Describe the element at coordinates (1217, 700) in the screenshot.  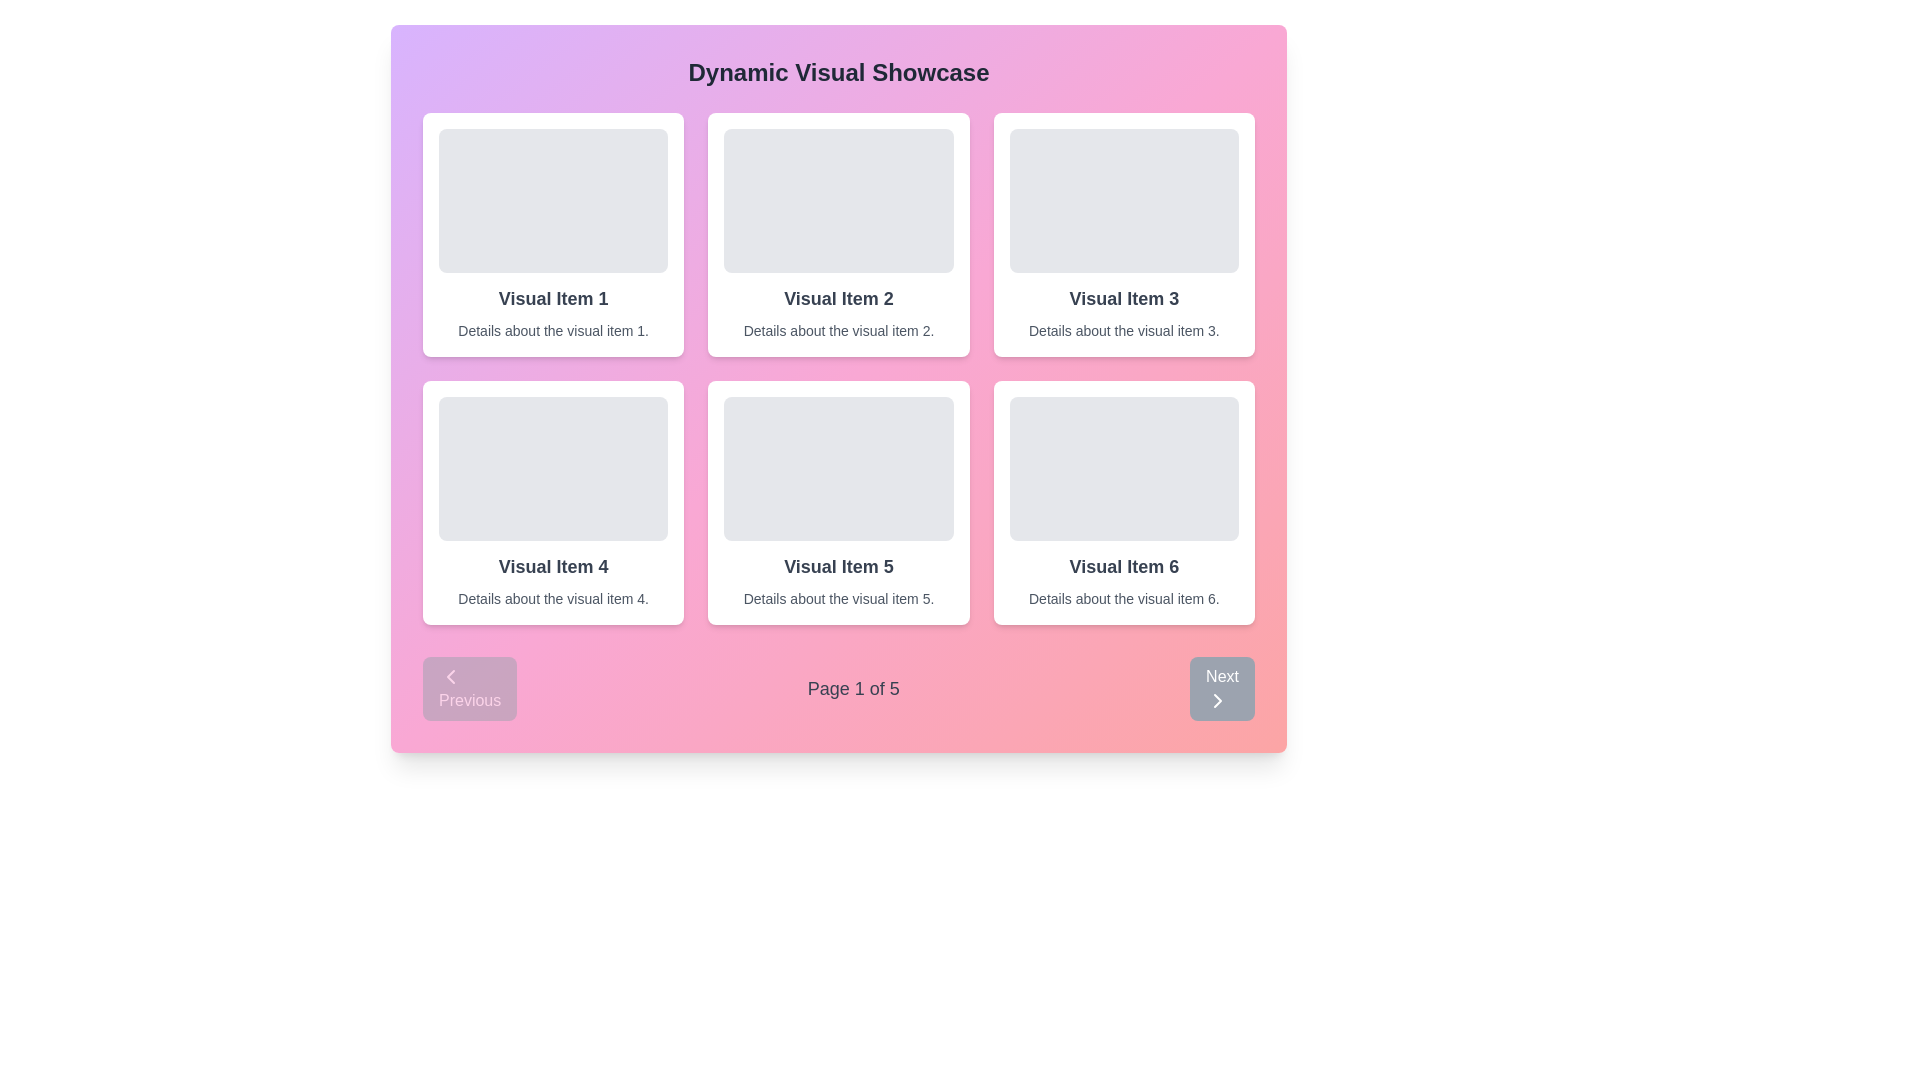
I see `the chevron icon located in the bottom-right corner of the interface next to the 'Next' text` at that location.